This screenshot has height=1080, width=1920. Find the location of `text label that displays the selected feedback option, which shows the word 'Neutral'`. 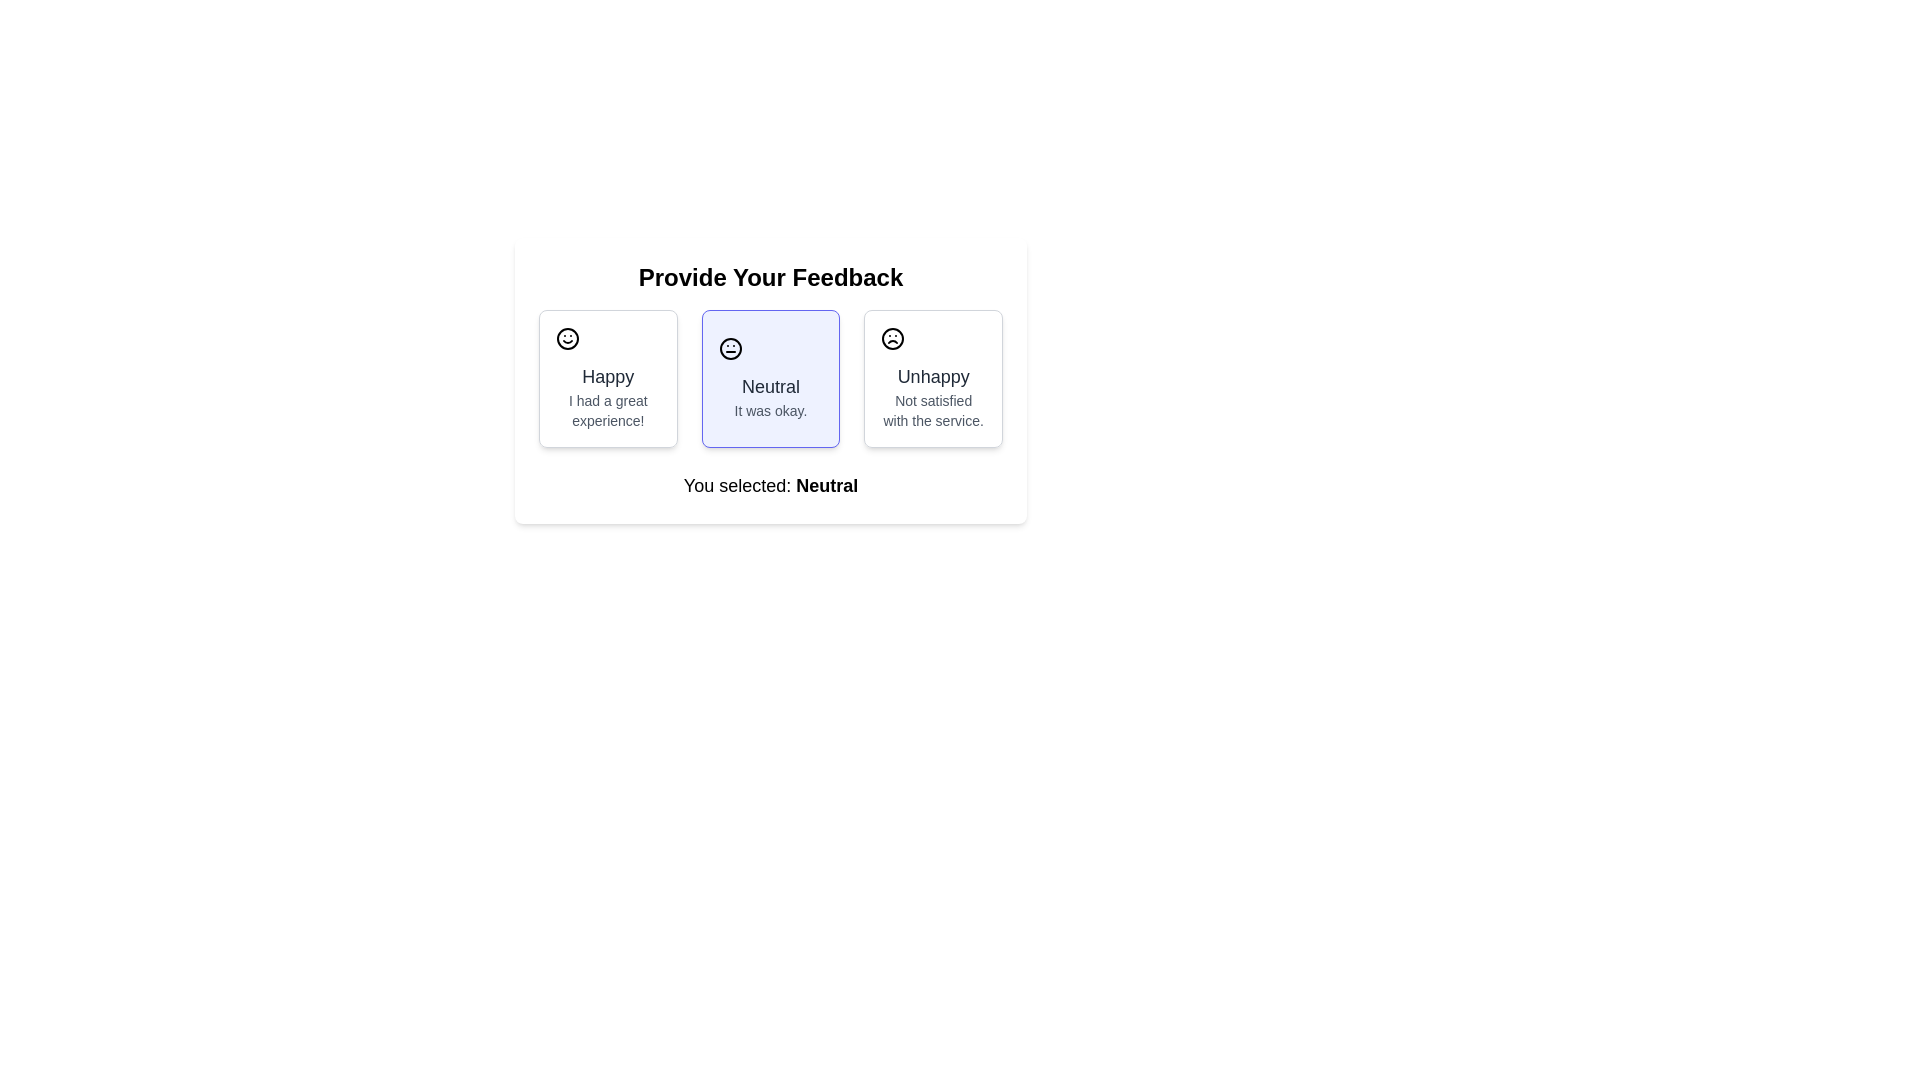

text label that displays the selected feedback option, which shows the word 'Neutral' is located at coordinates (827, 486).